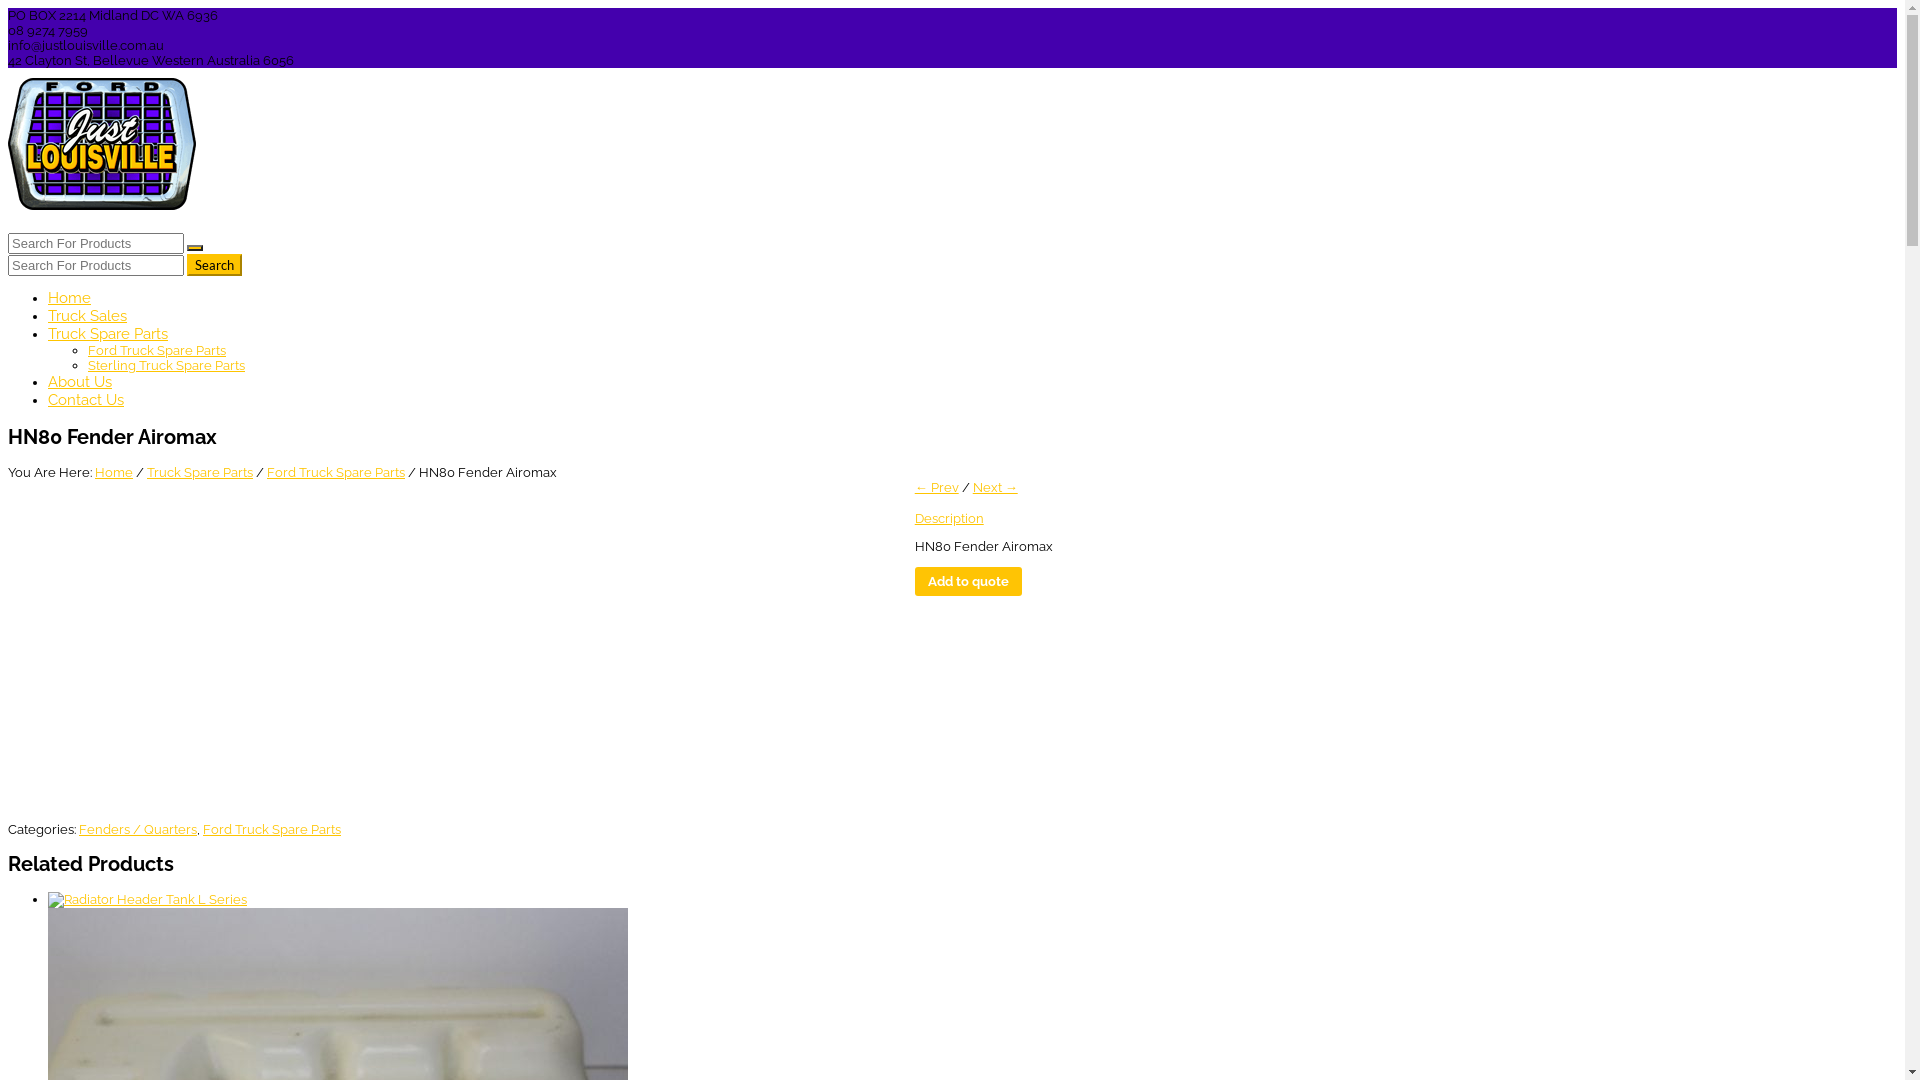 The height and width of the screenshot is (1080, 1920). Describe the element at coordinates (86, 315) in the screenshot. I see `'Truck Sales'` at that location.